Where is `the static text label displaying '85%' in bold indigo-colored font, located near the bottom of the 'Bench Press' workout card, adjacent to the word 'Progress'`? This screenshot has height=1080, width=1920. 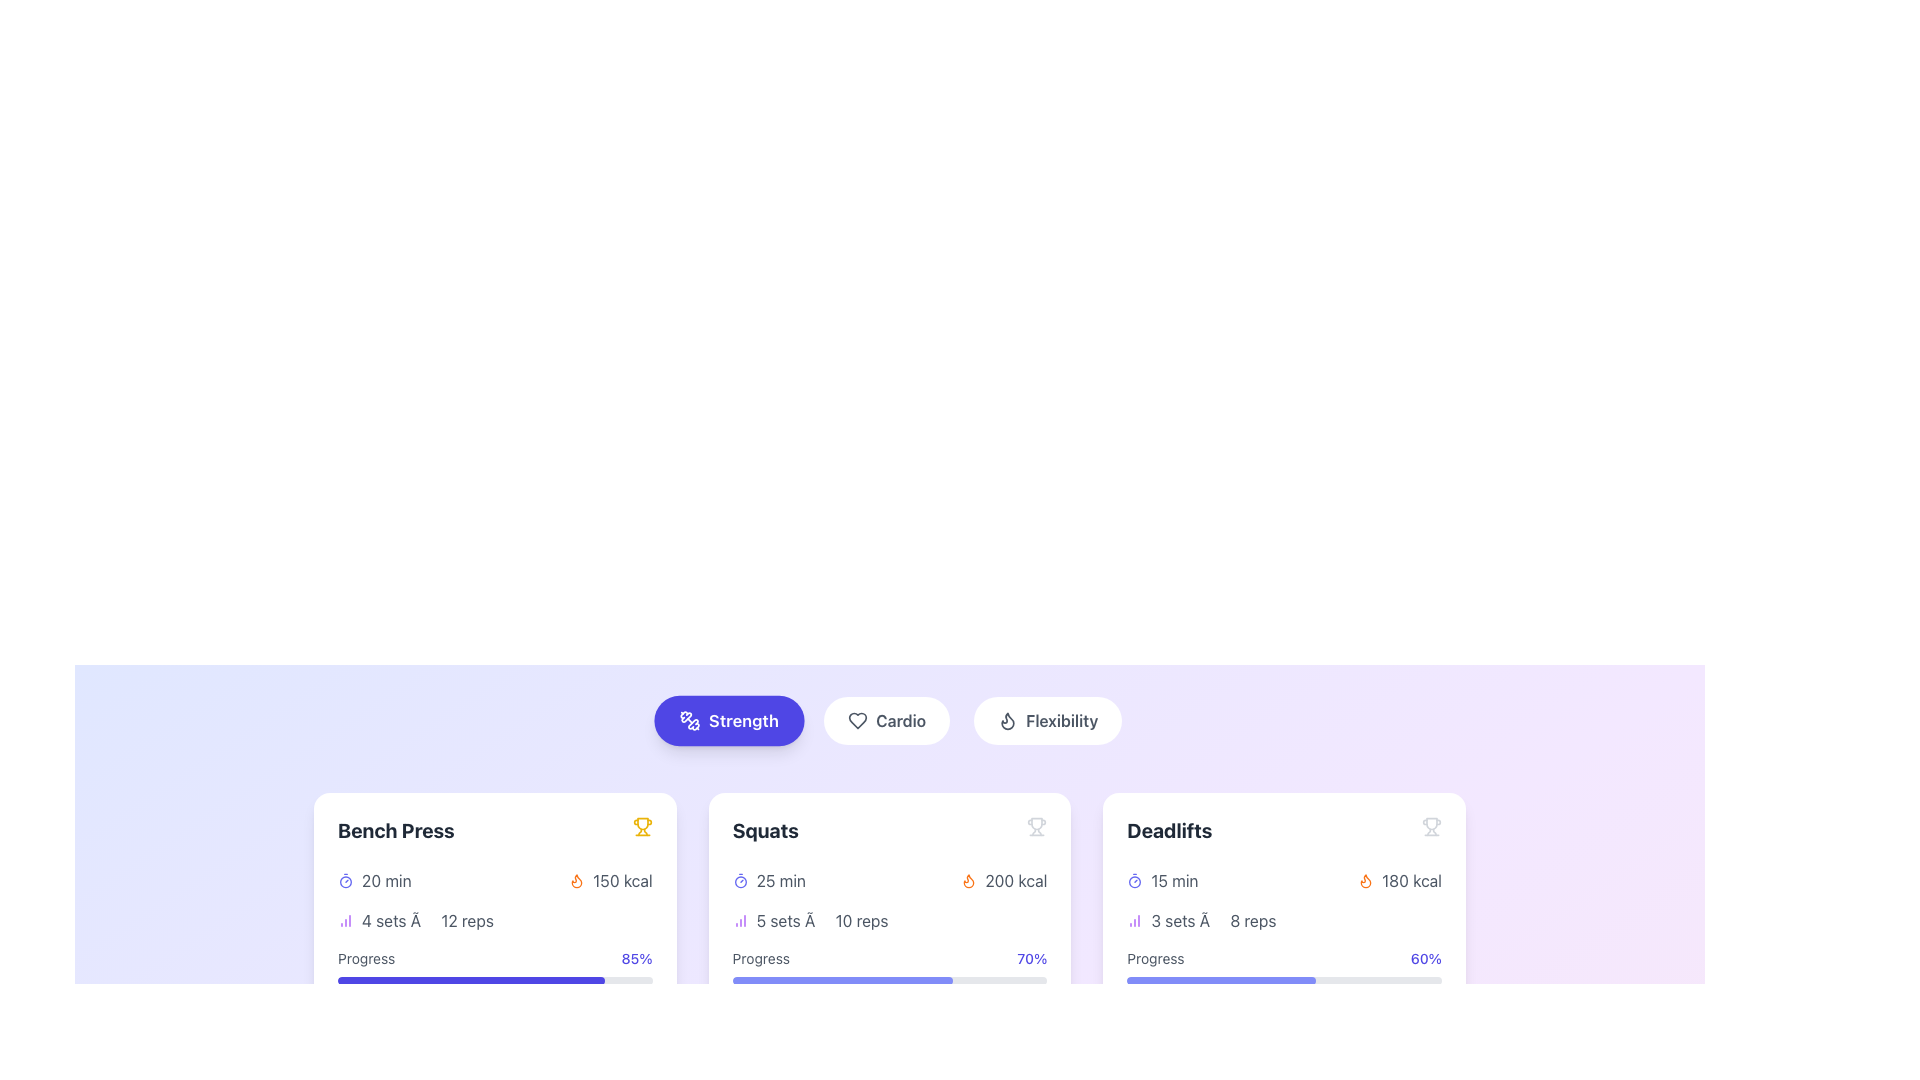 the static text label displaying '85%' in bold indigo-colored font, located near the bottom of the 'Bench Press' workout card, adjacent to the word 'Progress' is located at coordinates (636, 958).